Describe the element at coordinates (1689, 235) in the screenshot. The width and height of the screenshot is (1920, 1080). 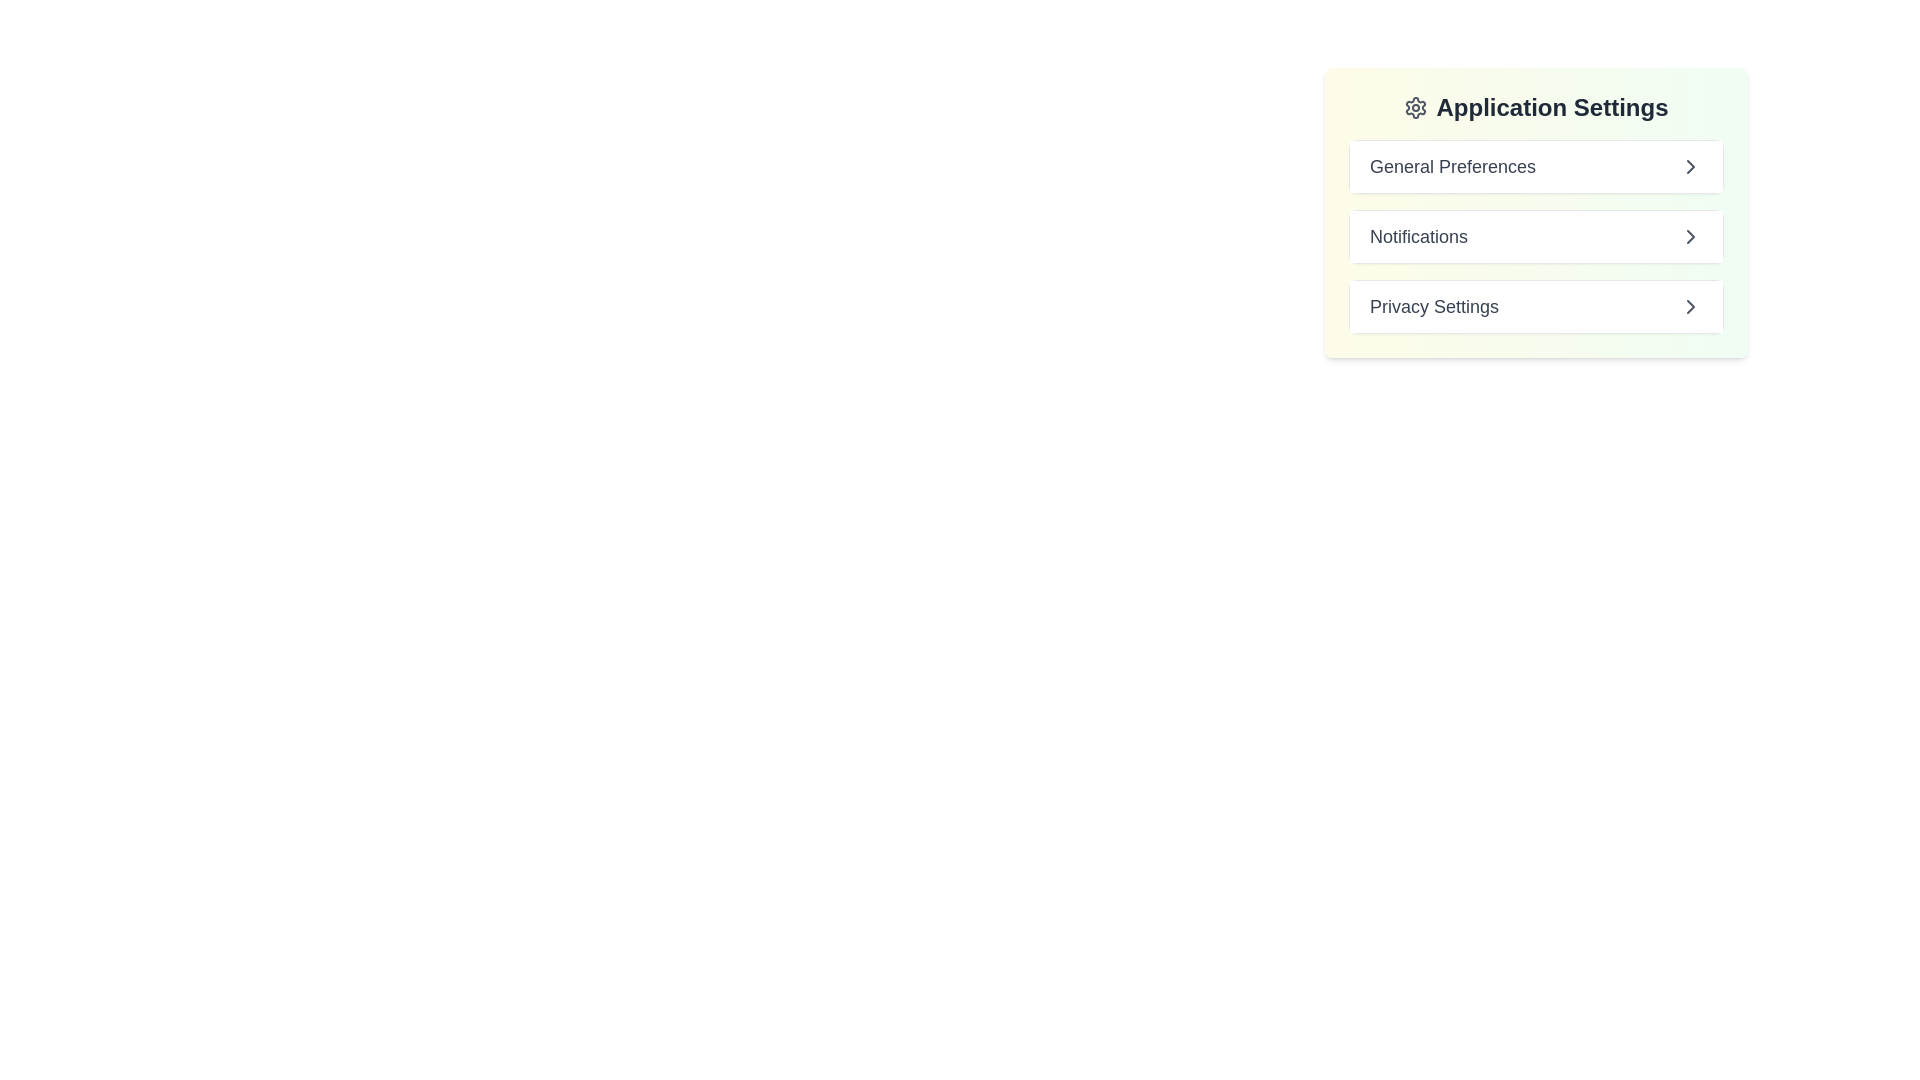
I see `the right-pointing triangular arrow icon located to the right of the 'Notifications' setting in the 'Application Settings' panel` at that location.